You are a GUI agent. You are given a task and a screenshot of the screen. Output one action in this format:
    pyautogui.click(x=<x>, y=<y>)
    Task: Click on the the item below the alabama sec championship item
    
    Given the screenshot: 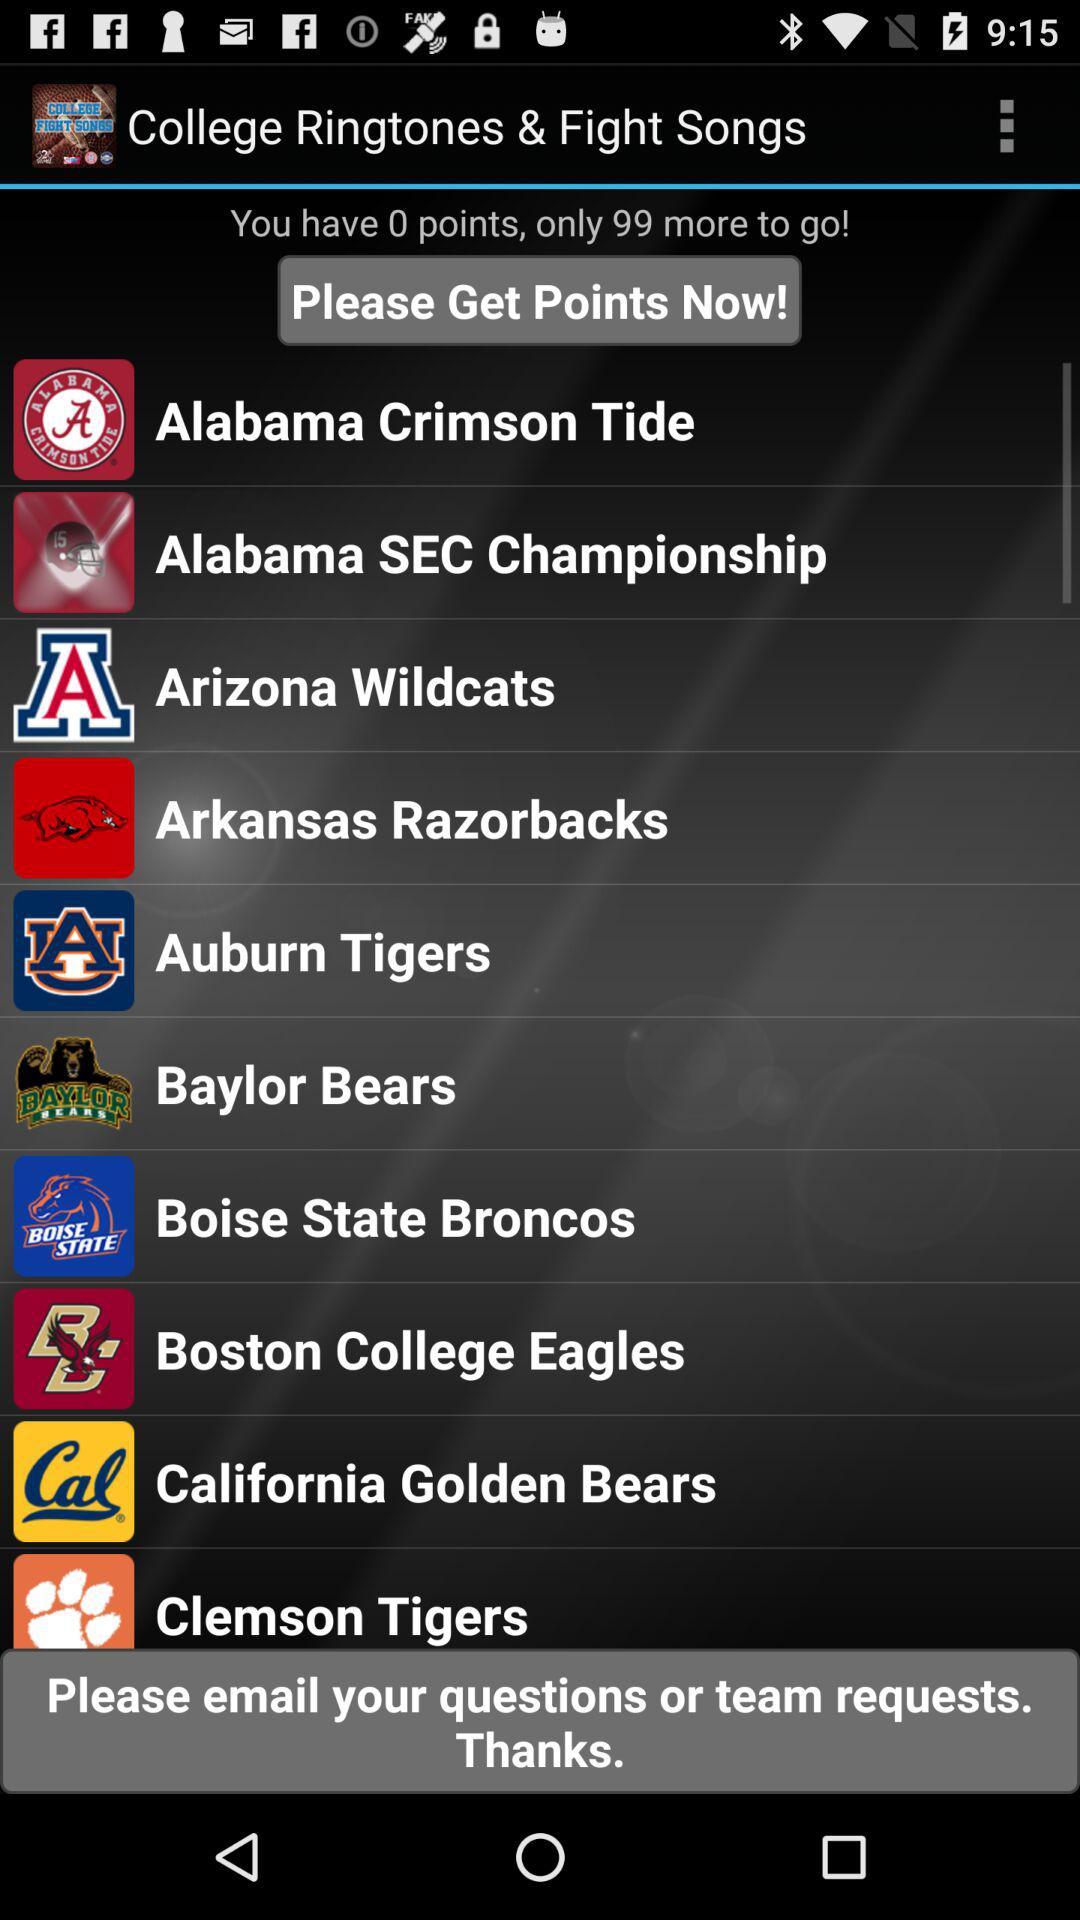 What is the action you would take?
    pyautogui.click(x=354, y=685)
    